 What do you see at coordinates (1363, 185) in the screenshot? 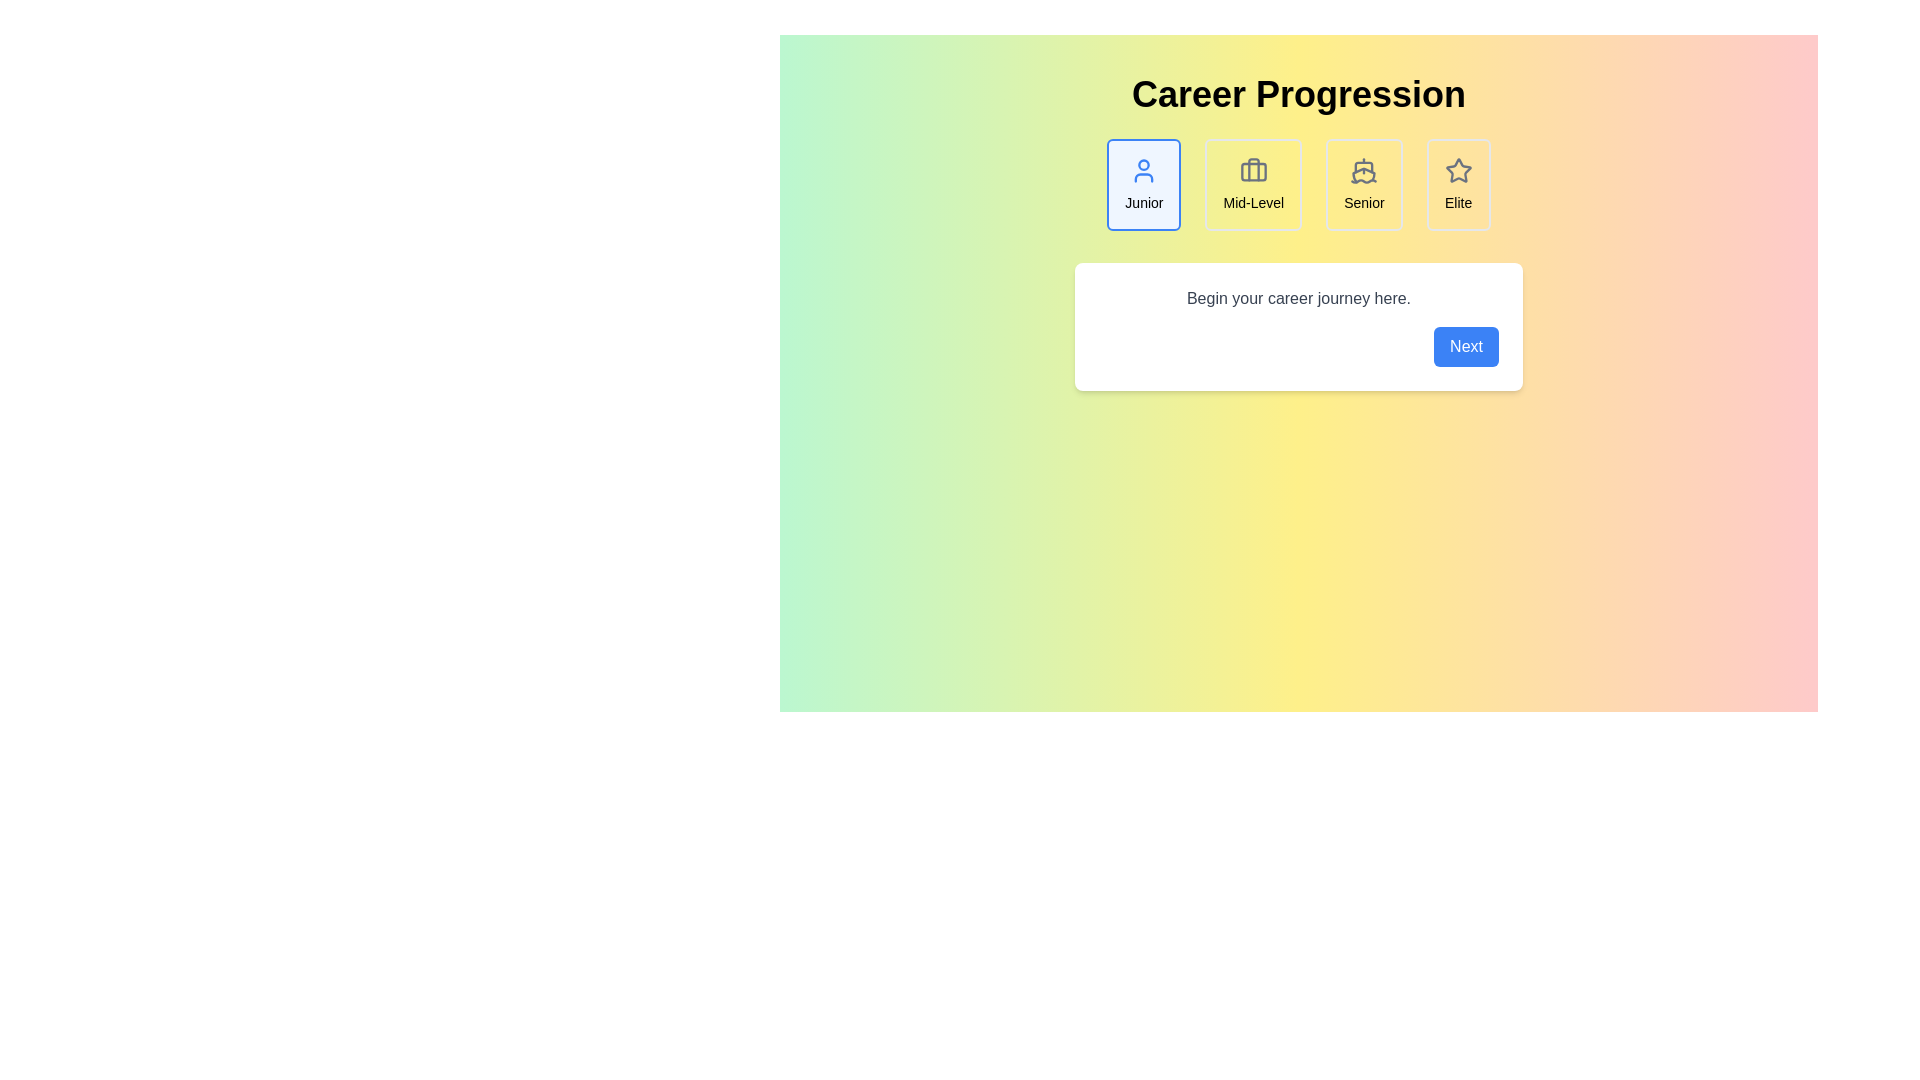
I see `the career step icon corresponding to Senior to trigger interaction feedback` at bounding box center [1363, 185].